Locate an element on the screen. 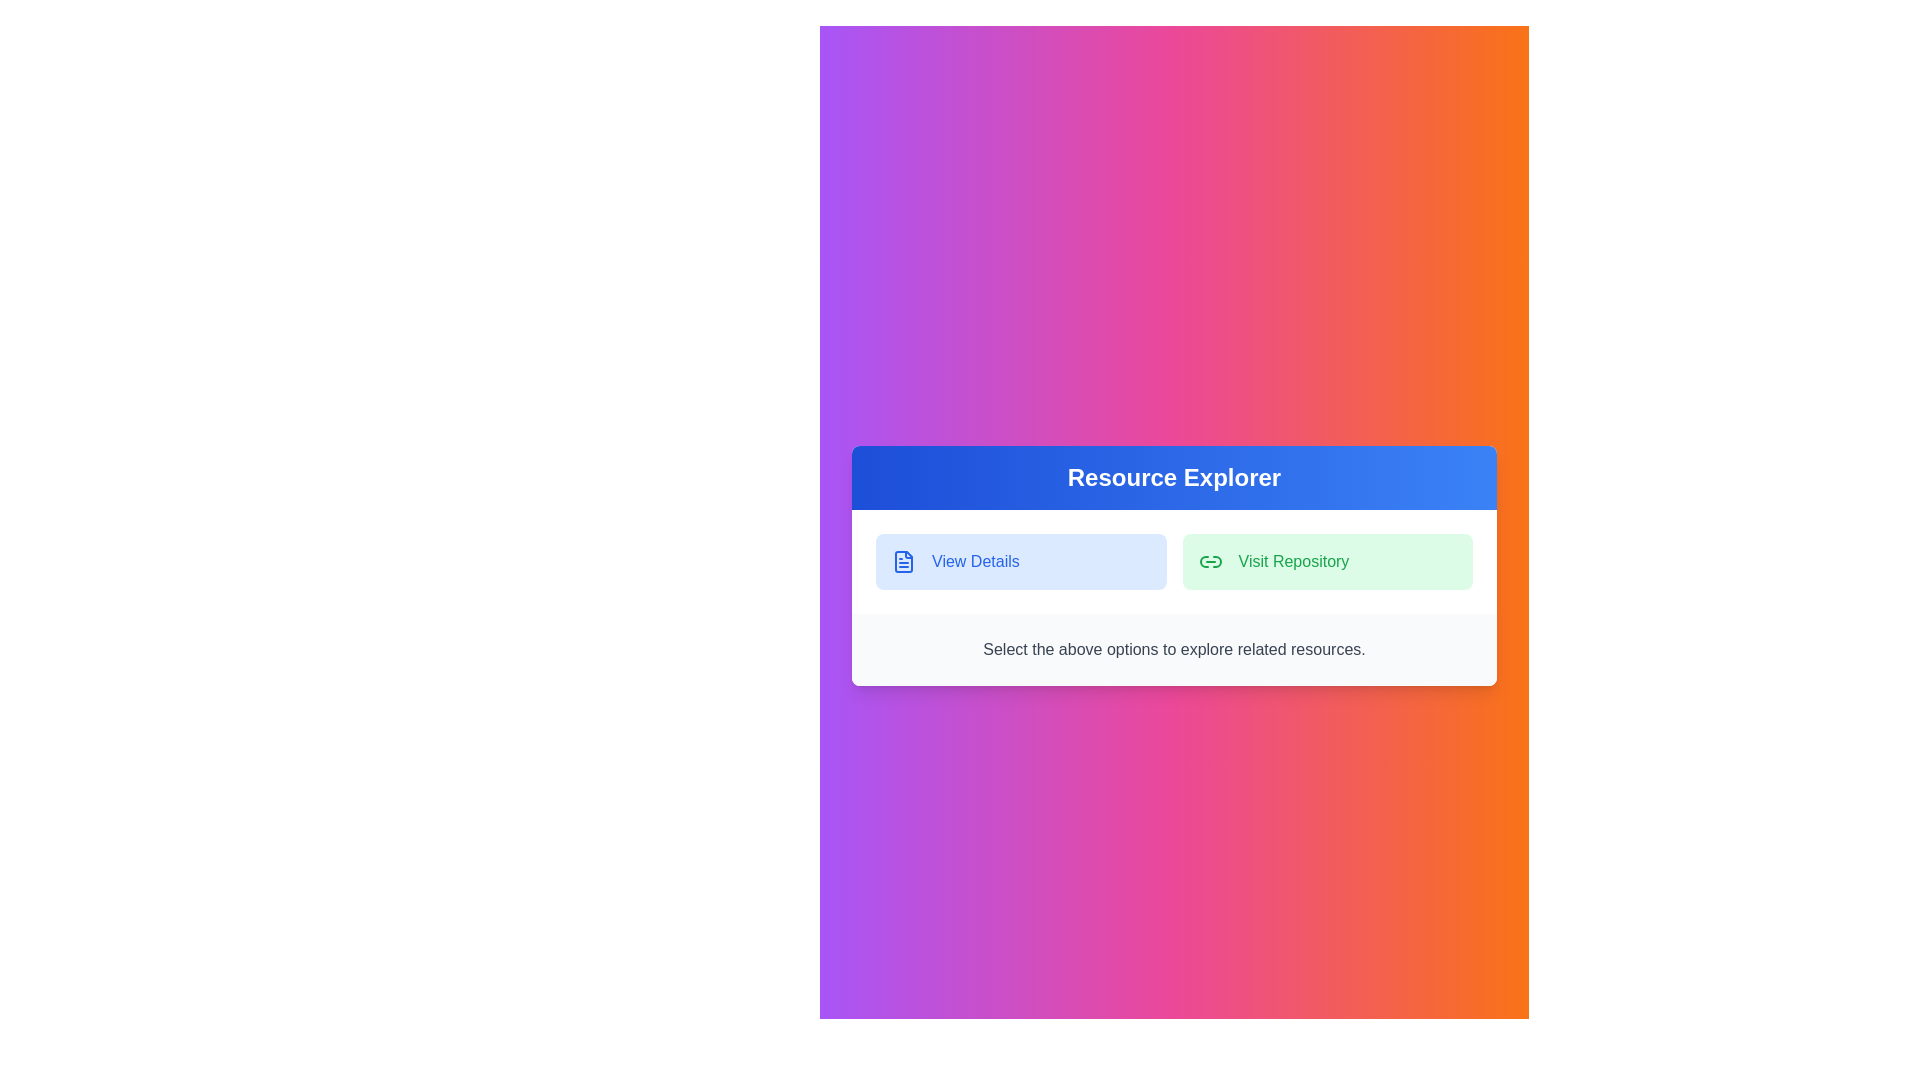 This screenshot has height=1080, width=1920. the 'Visit Repository' text label located in the Resource Explorer modal, which is positioned to the right of an icon and occupies most of the text area is located at coordinates (1293, 562).